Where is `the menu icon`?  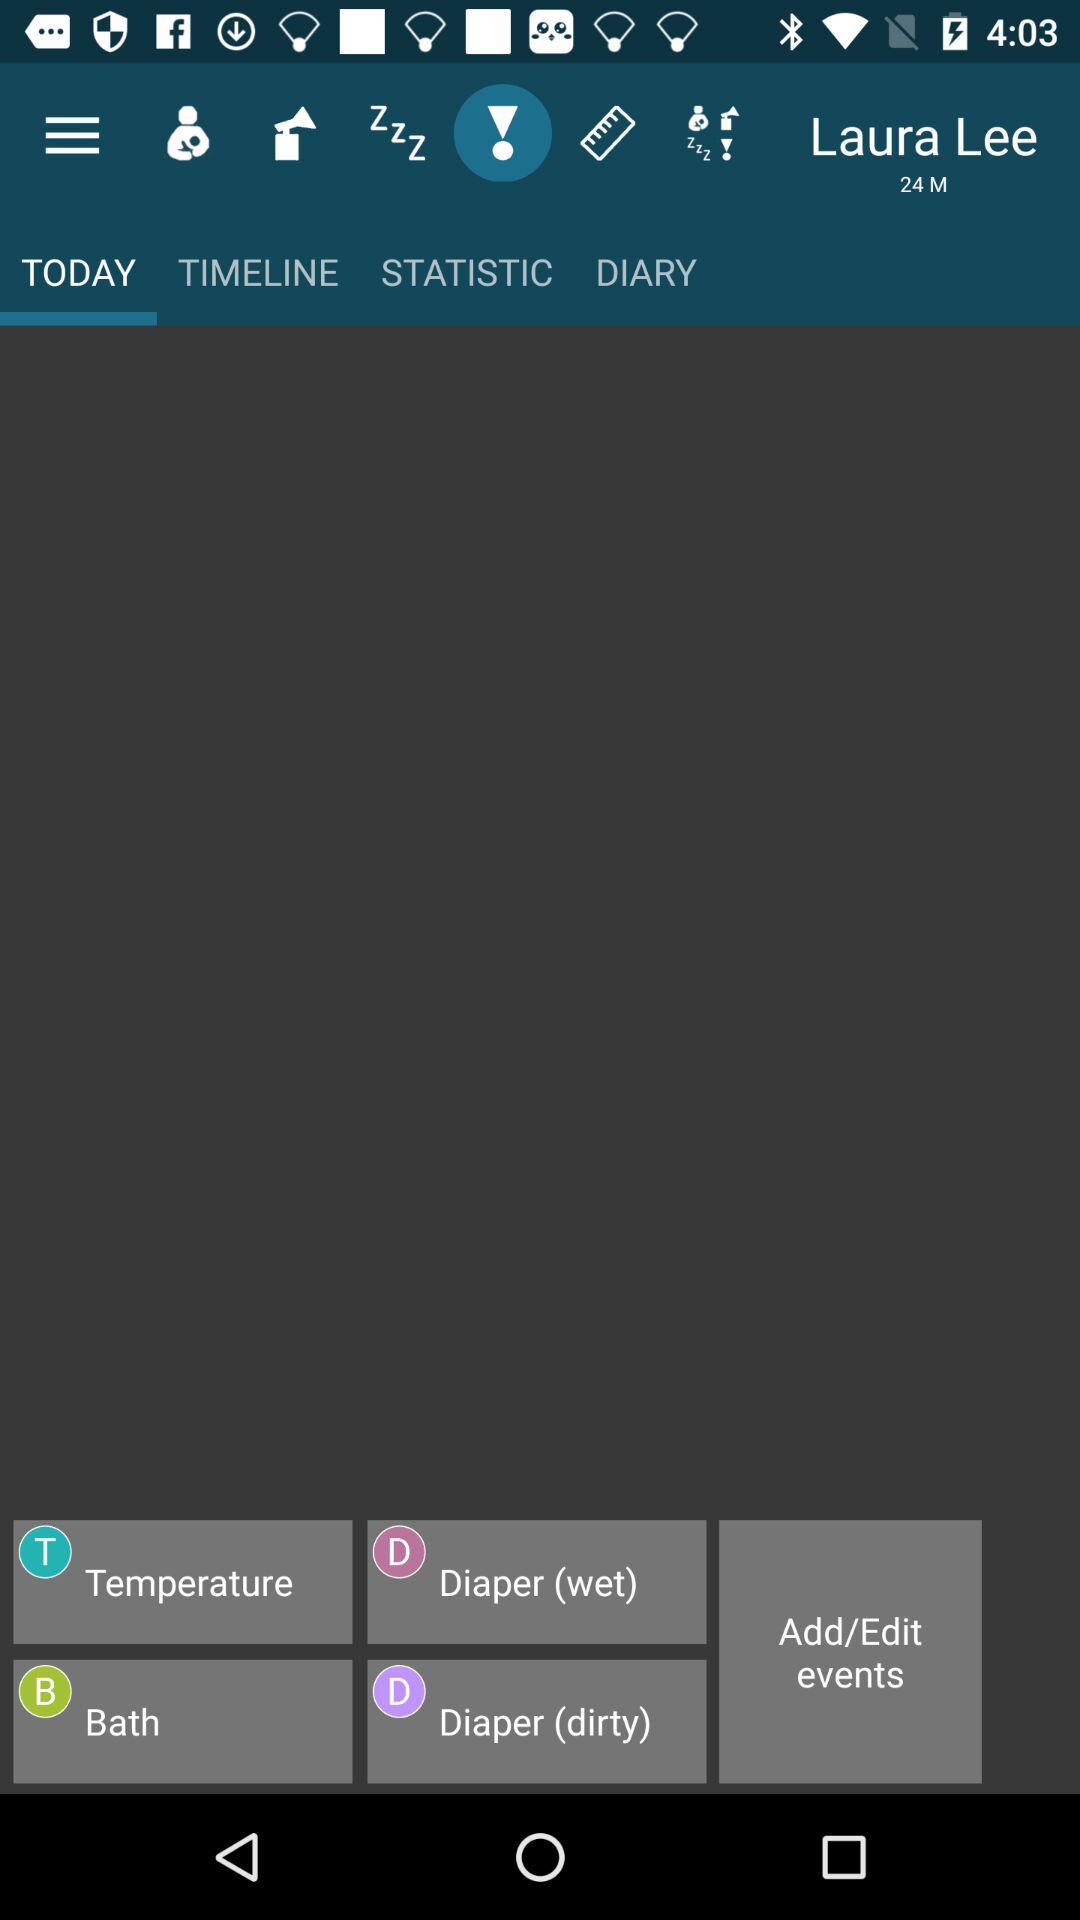 the menu icon is located at coordinates (71, 134).